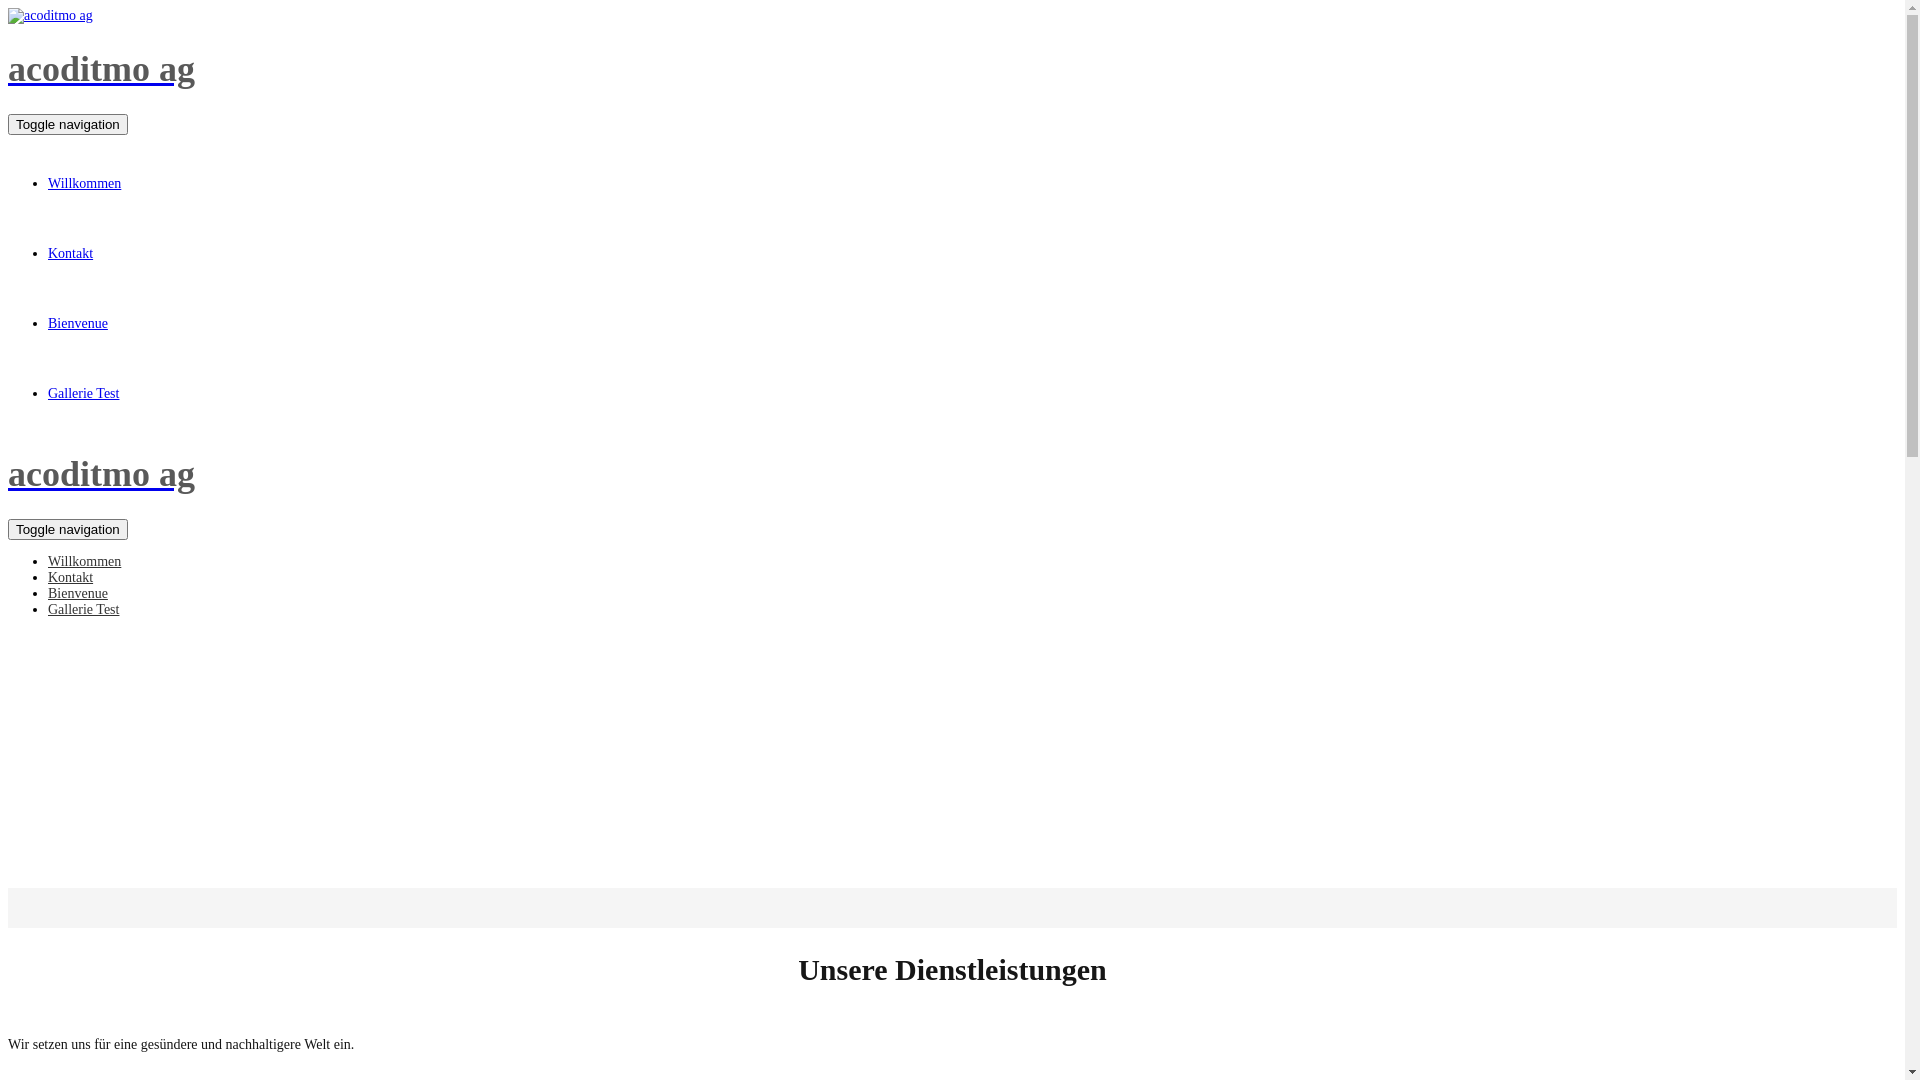 The width and height of the screenshot is (1920, 1080). I want to click on 'acoditmo ag', so click(951, 68).